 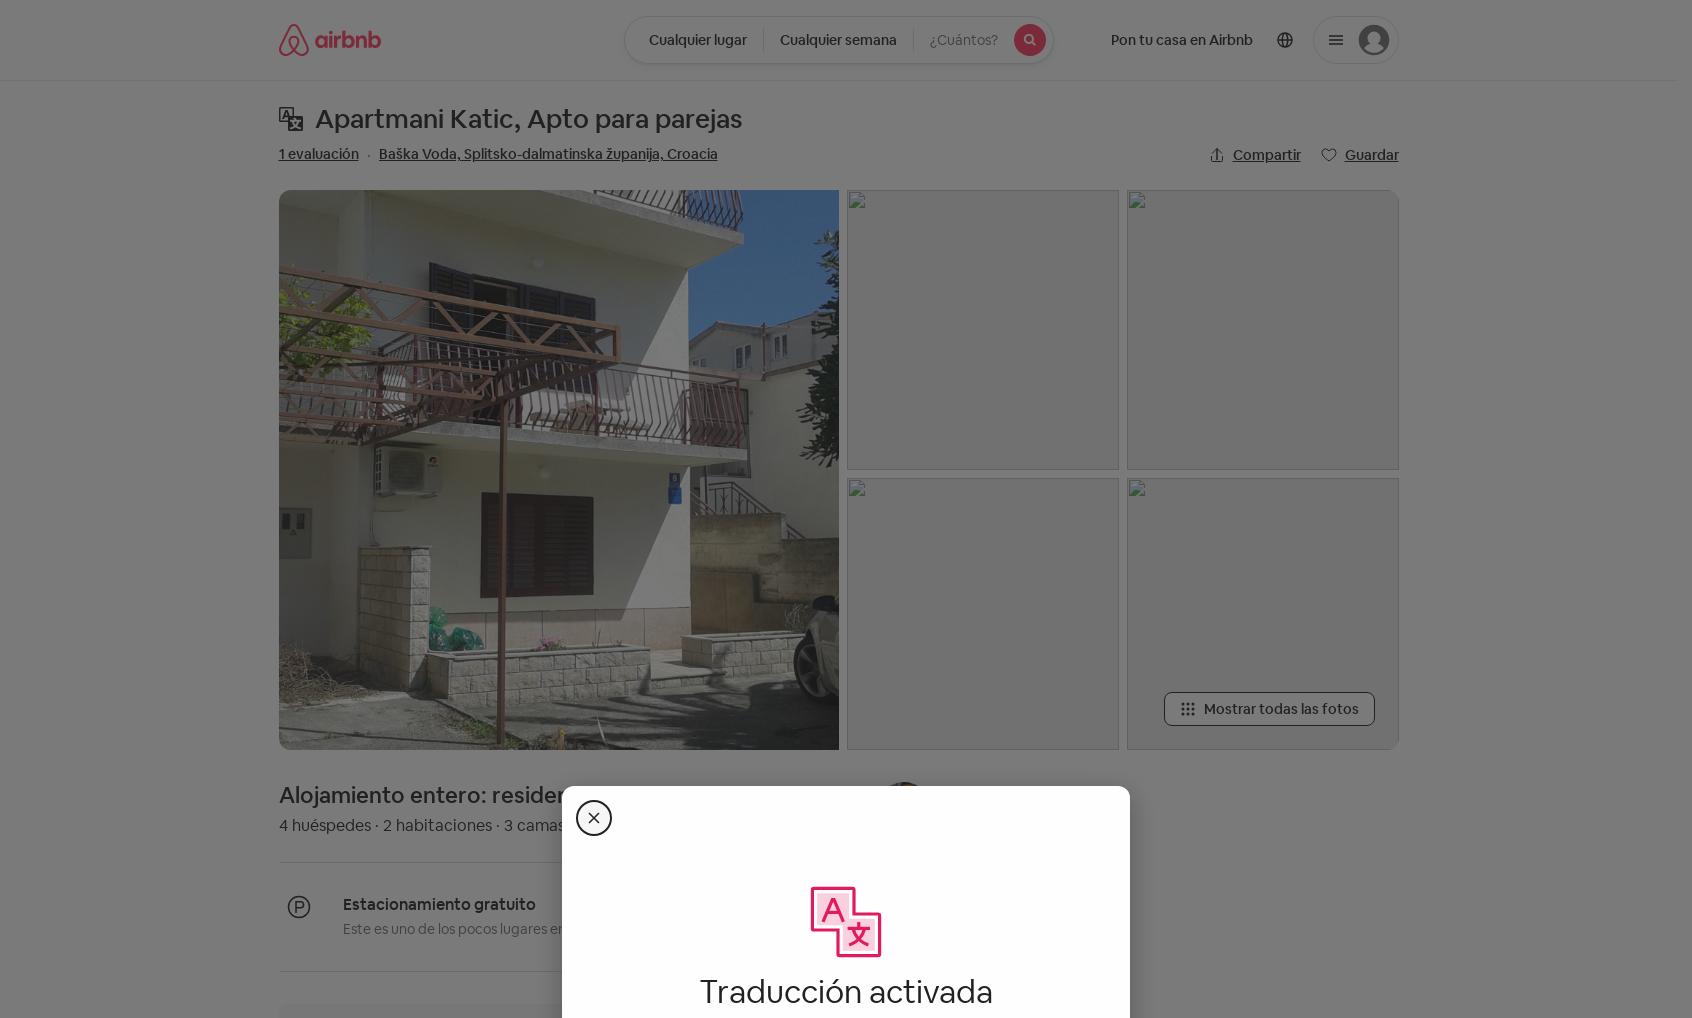 What do you see at coordinates (1279, 709) in the screenshot?
I see `'Mostrar todas las fotos'` at bounding box center [1279, 709].